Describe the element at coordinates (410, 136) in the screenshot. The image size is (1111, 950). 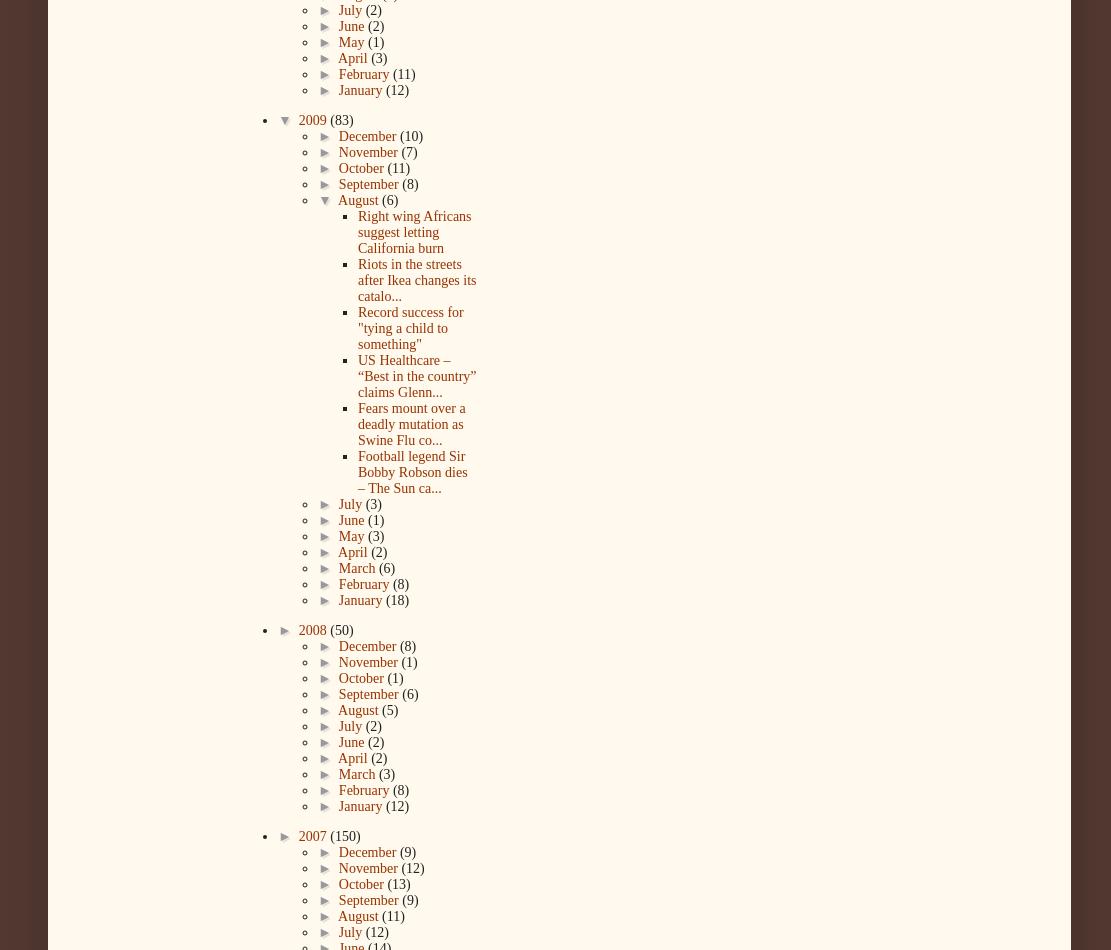
I see `'(10)'` at that location.